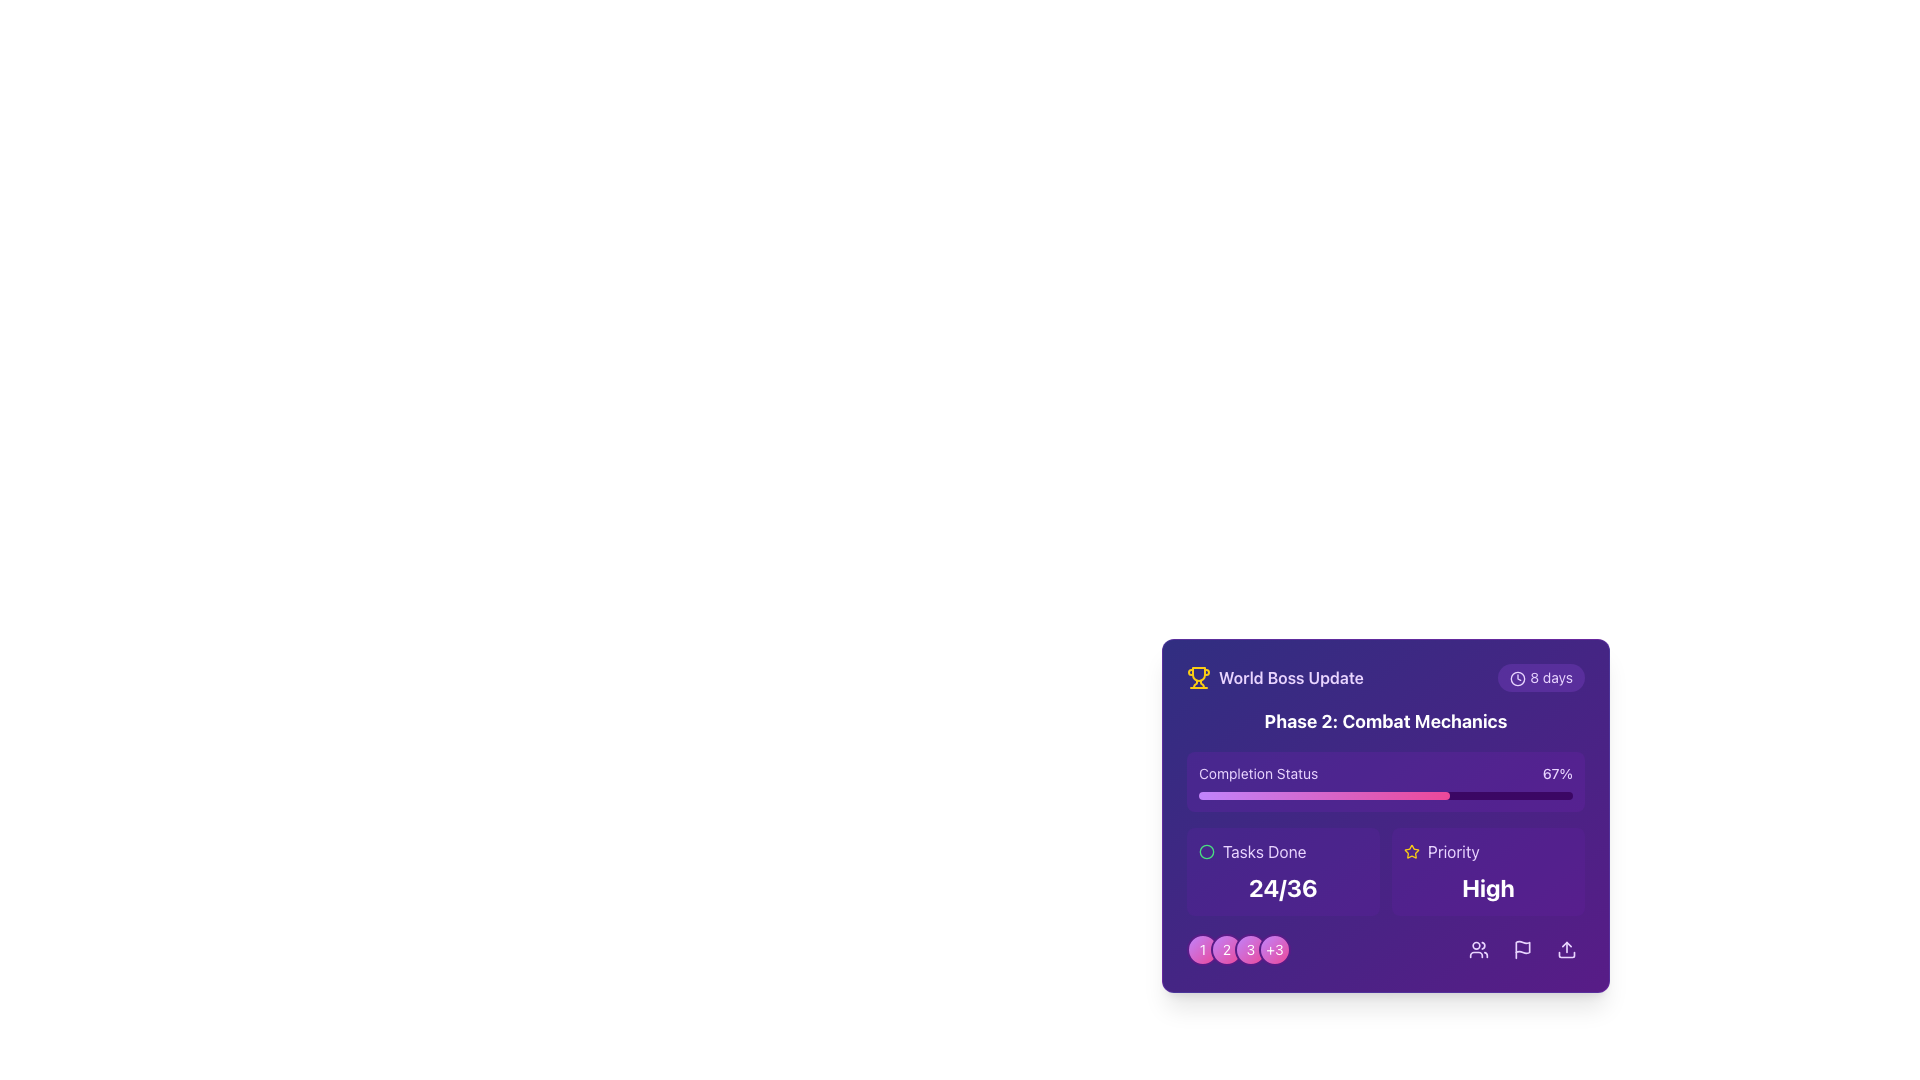 The width and height of the screenshot is (1920, 1080). Describe the element at coordinates (1202, 948) in the screenshot. I see `the first circular label icon with a gradient background transitioning from purple to pink, featuring the number '1' in white text and surrounded by a purple border, located at the bottom-left part of the interface` at that location.